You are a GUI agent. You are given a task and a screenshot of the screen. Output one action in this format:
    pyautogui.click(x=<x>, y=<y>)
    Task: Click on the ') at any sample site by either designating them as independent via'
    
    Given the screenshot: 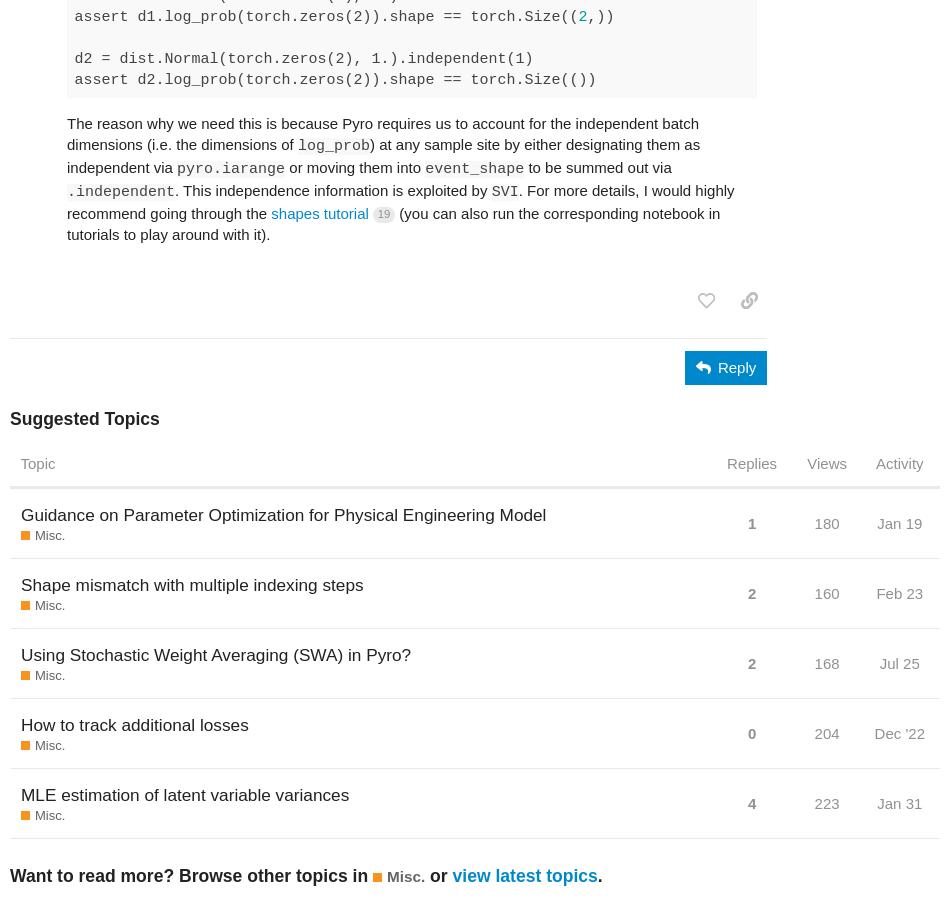 What is the action you would take?
    pyautogui.click(x=382, y=154)
    